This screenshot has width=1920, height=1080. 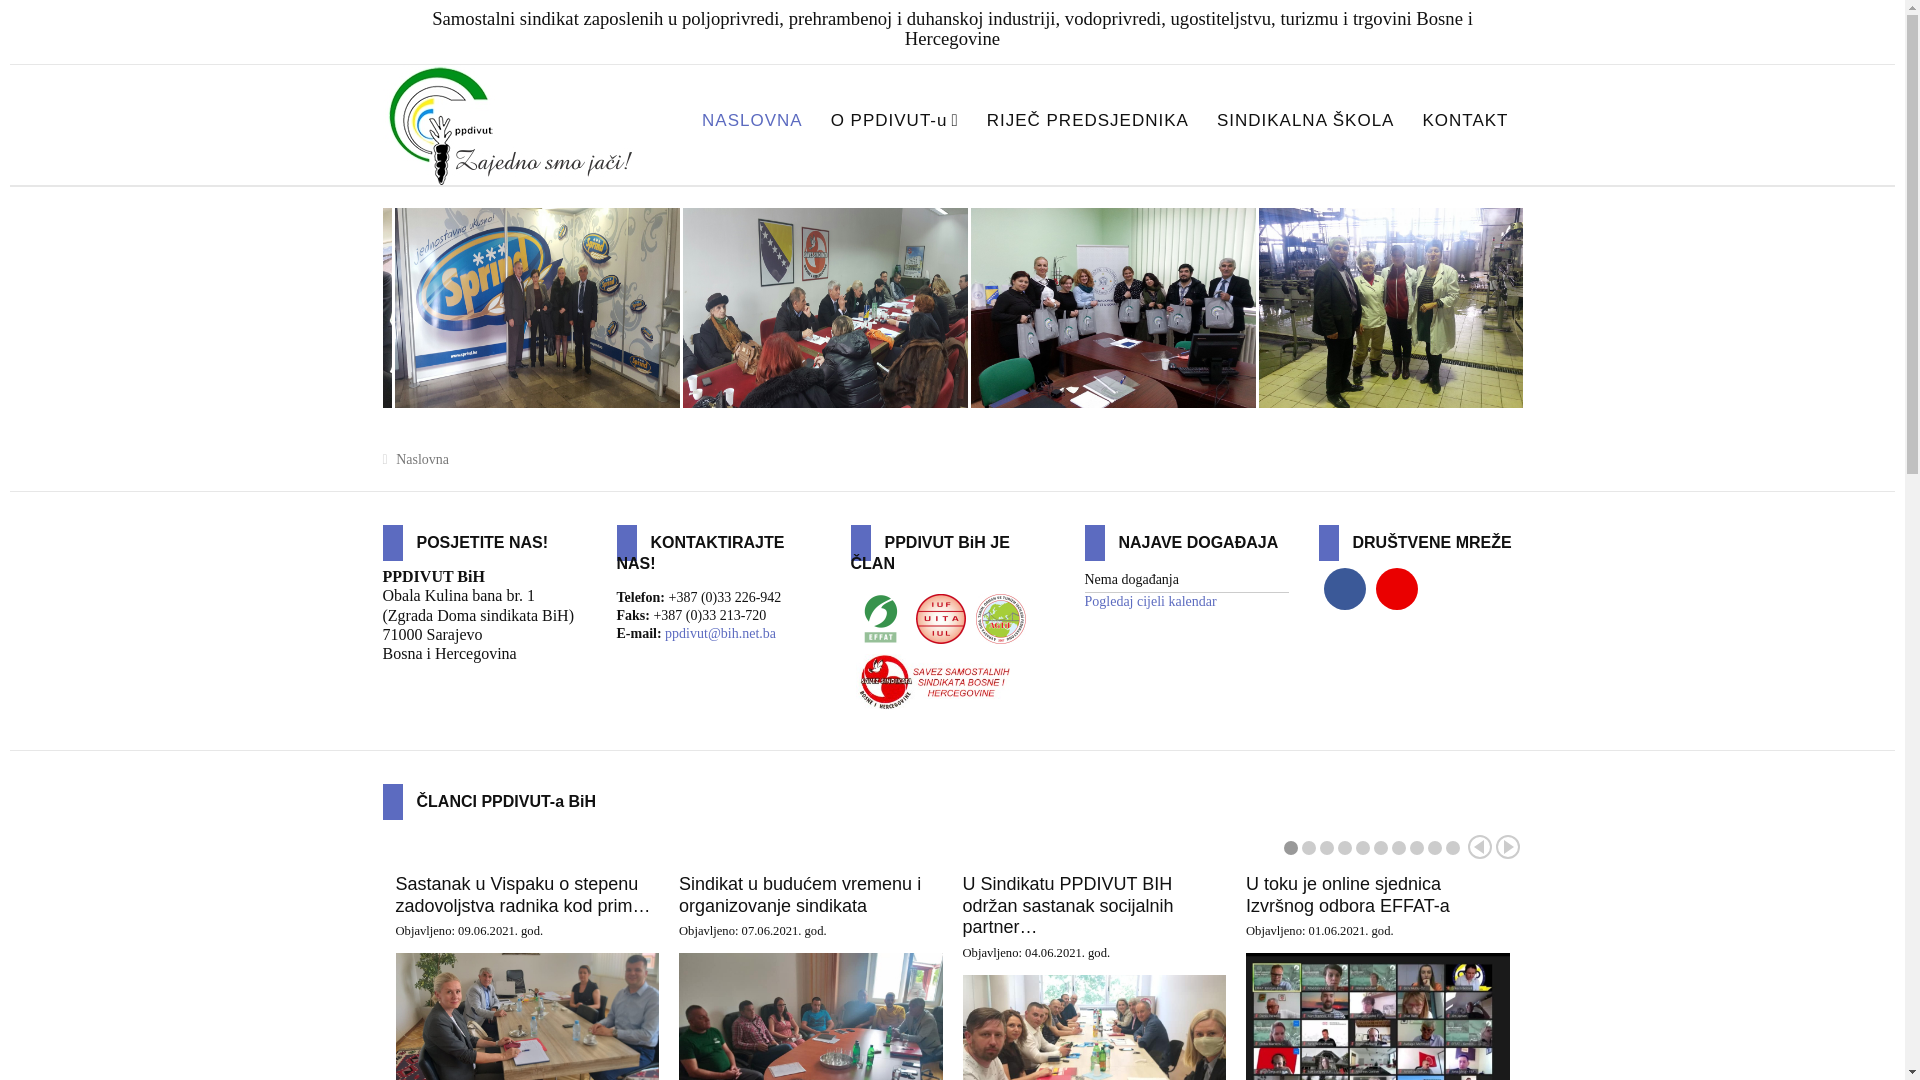 What do you see at coordinates (1453, 848) in the screenshot?
I see `'10'` at bounding box center [1453, 848].